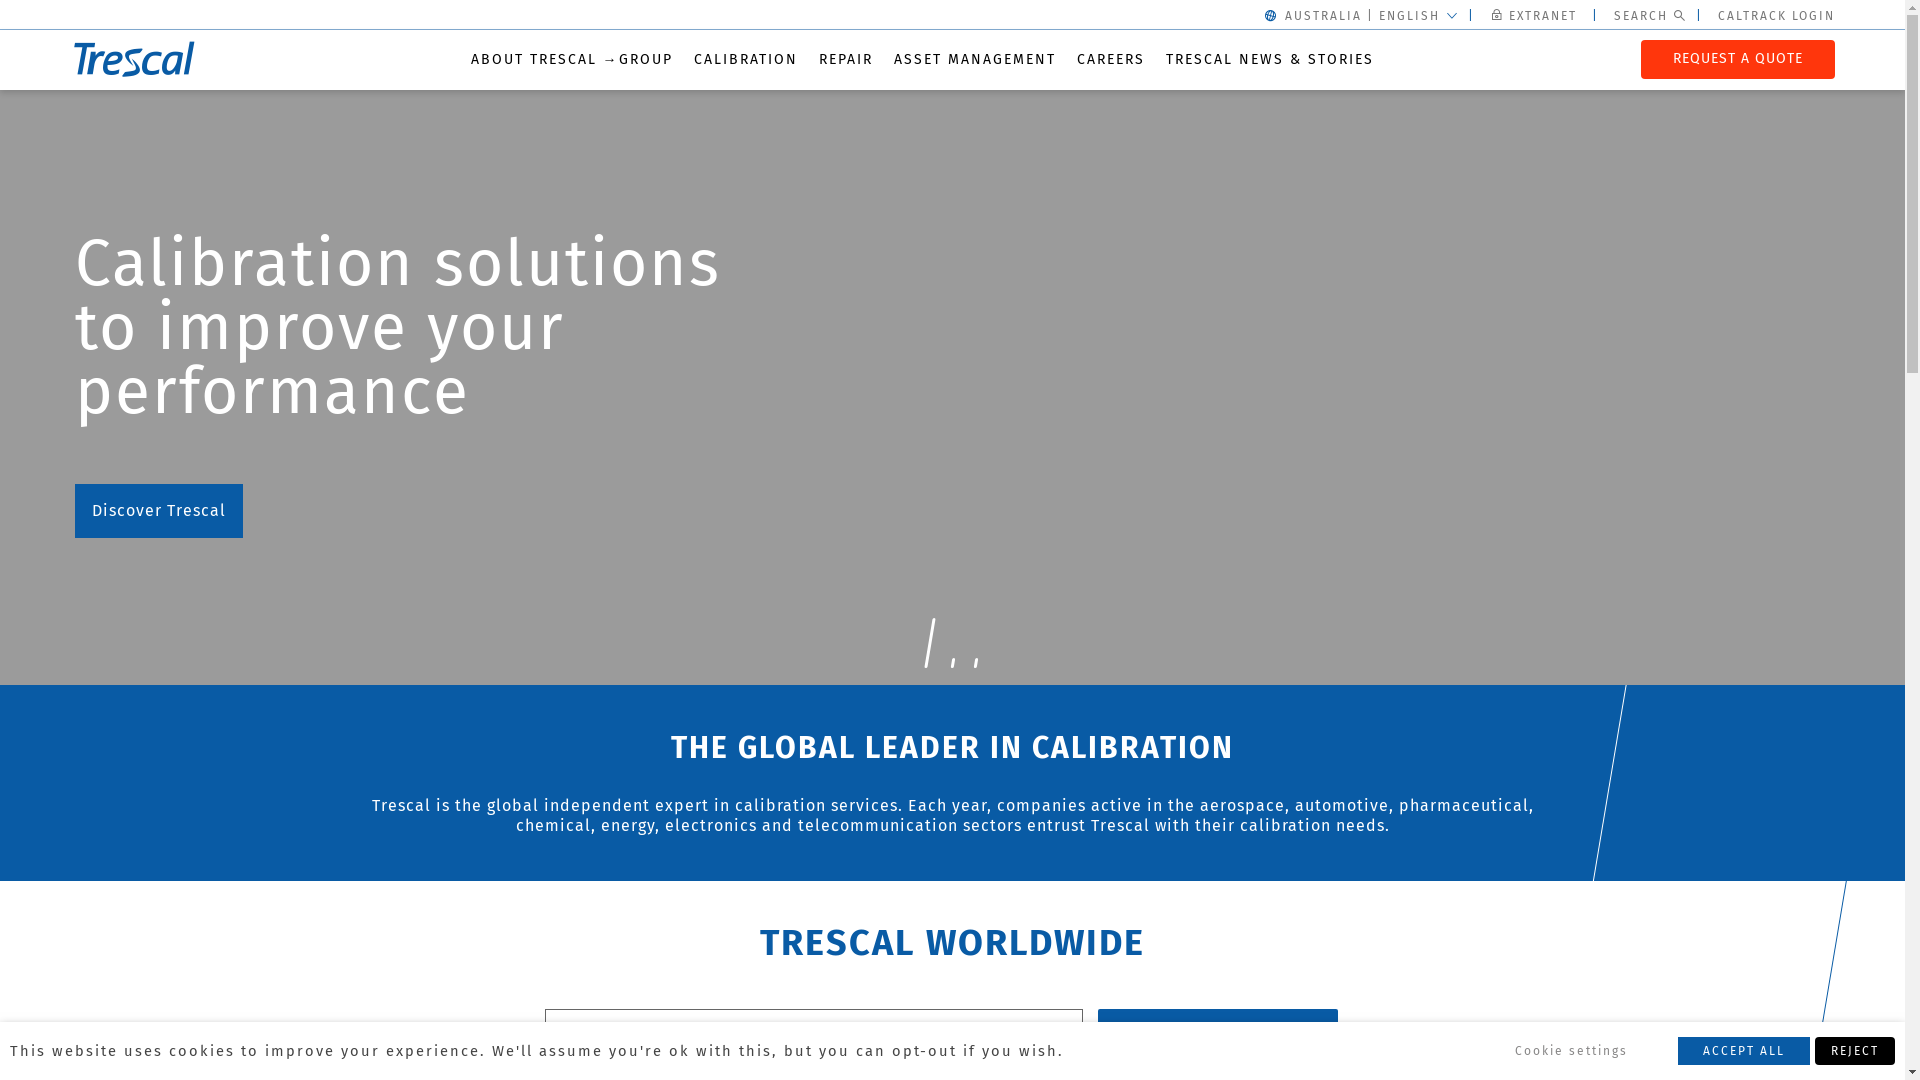  What do you see at coordinates (1535, 15) in the screenshot?
I see `'EXTRANET'` at bounding box center [1535, 15].